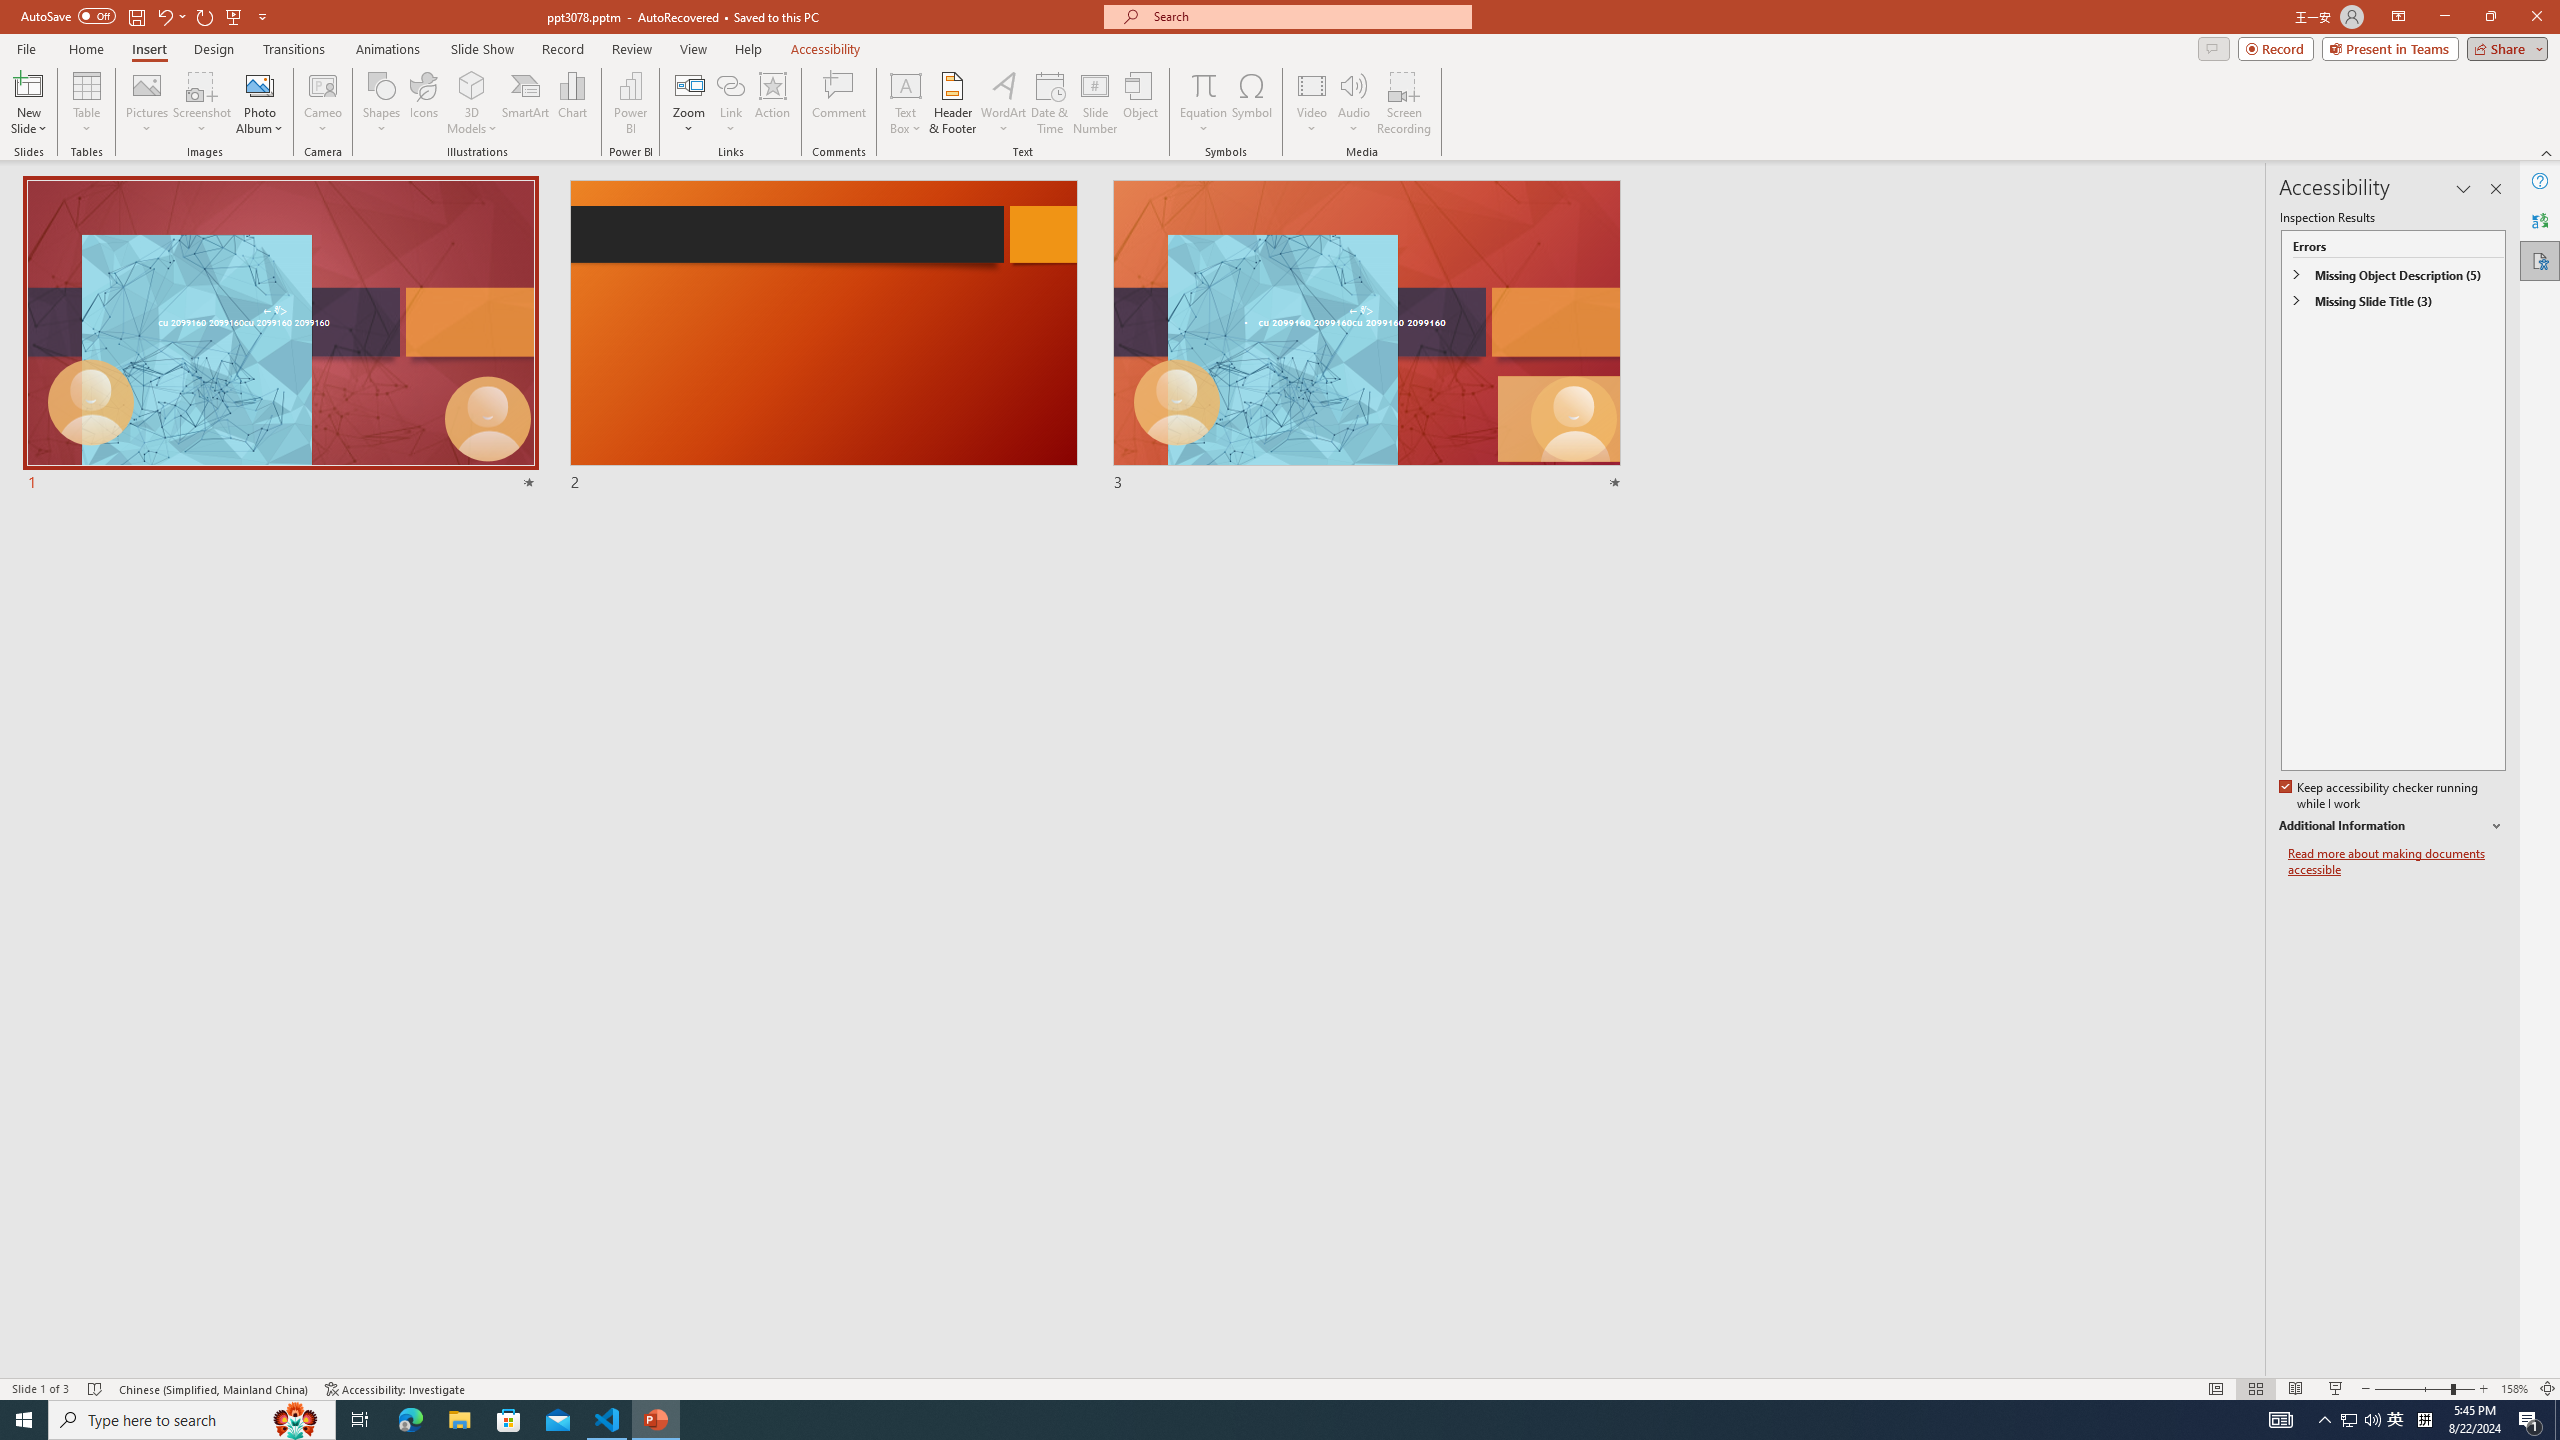 This screenshot has width=2560, height=1440. What do you see at coordinates (2392, 826) in the screenshot?
I see `'Additional Information'` at bounding box center [2392, 826].